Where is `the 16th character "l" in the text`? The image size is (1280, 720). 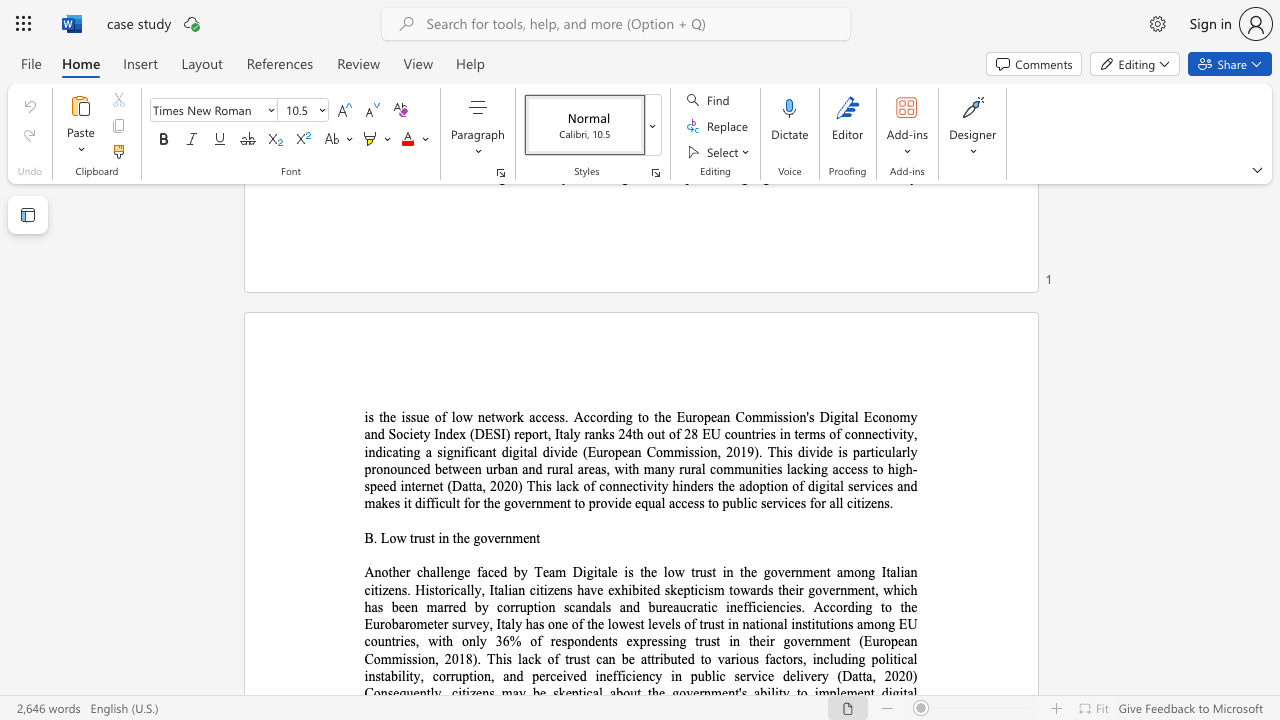 the 16th character "l" in the text is located at coordinates (520, 659).